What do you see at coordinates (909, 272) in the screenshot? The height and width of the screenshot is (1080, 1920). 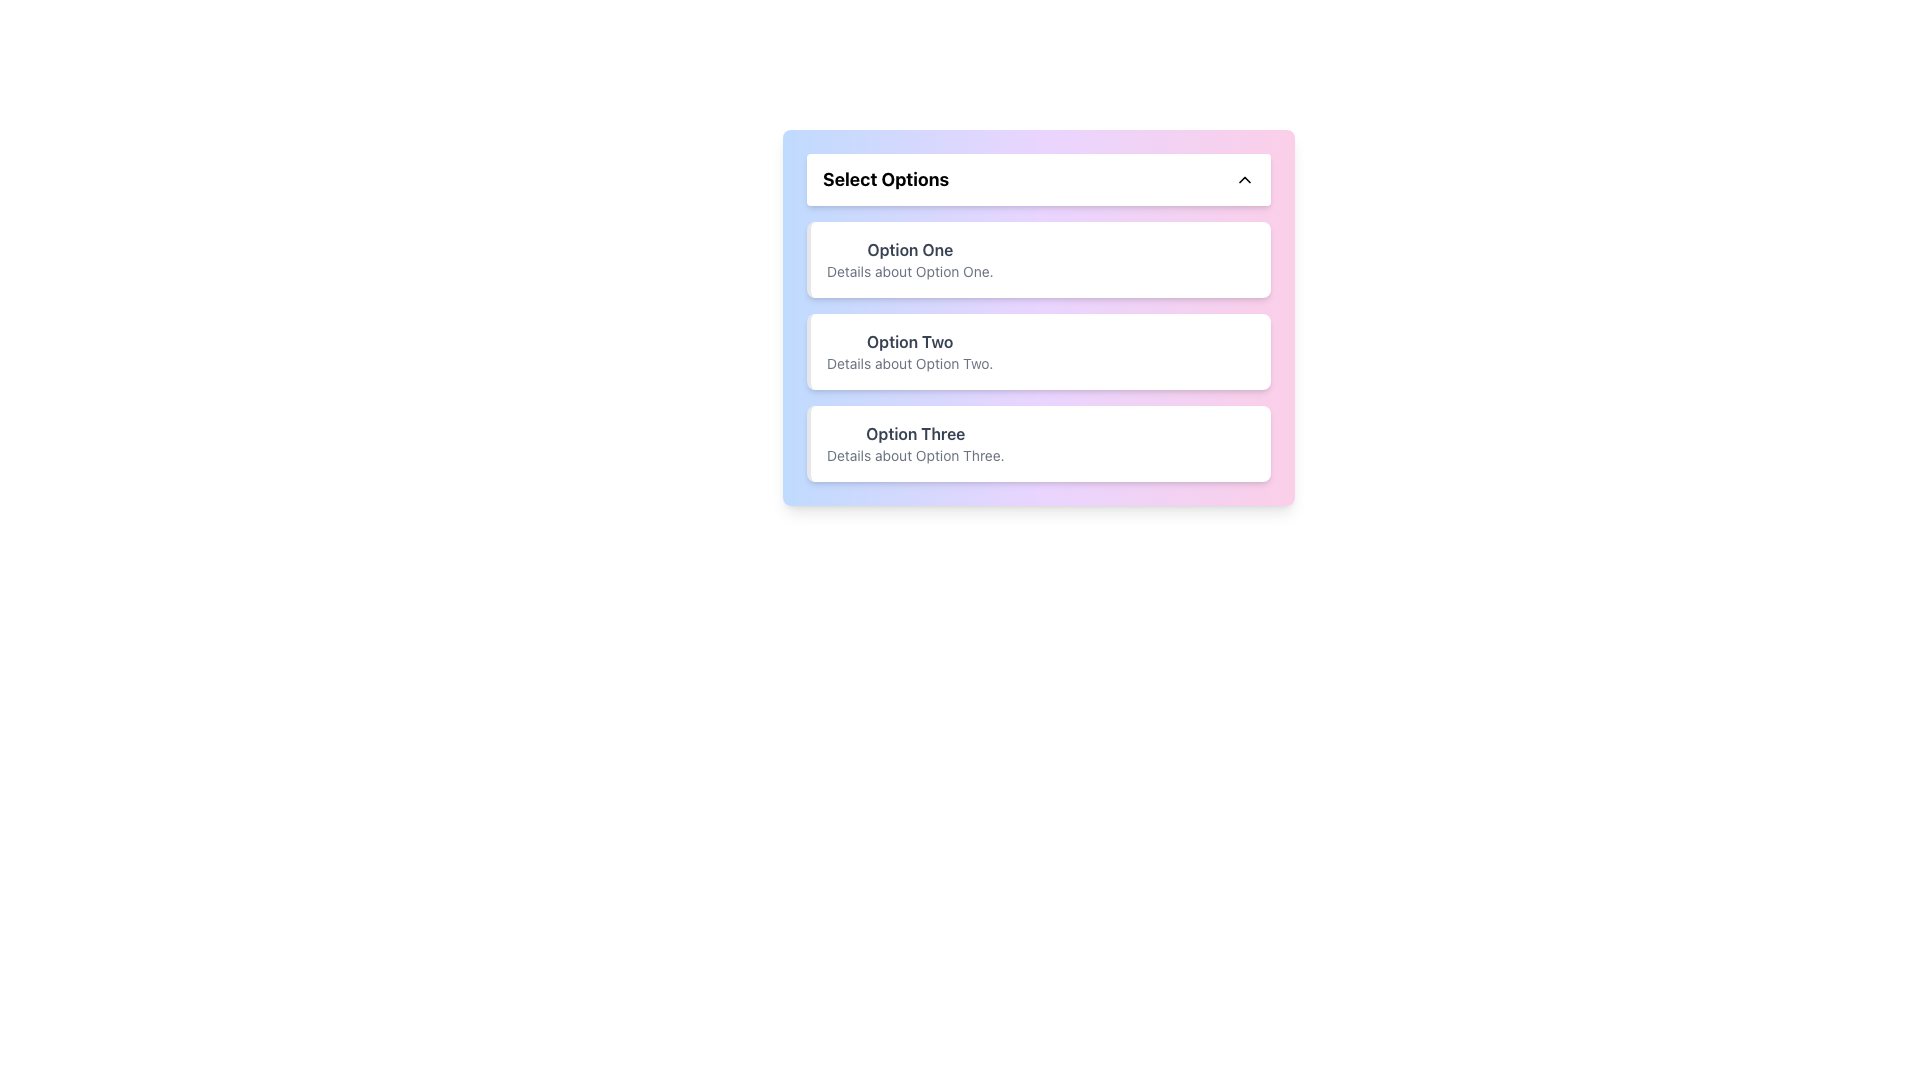 I see `the descriptive text located below the title 'Option One' which provides additional contextual information about the option` at bounding box center [909, 272].